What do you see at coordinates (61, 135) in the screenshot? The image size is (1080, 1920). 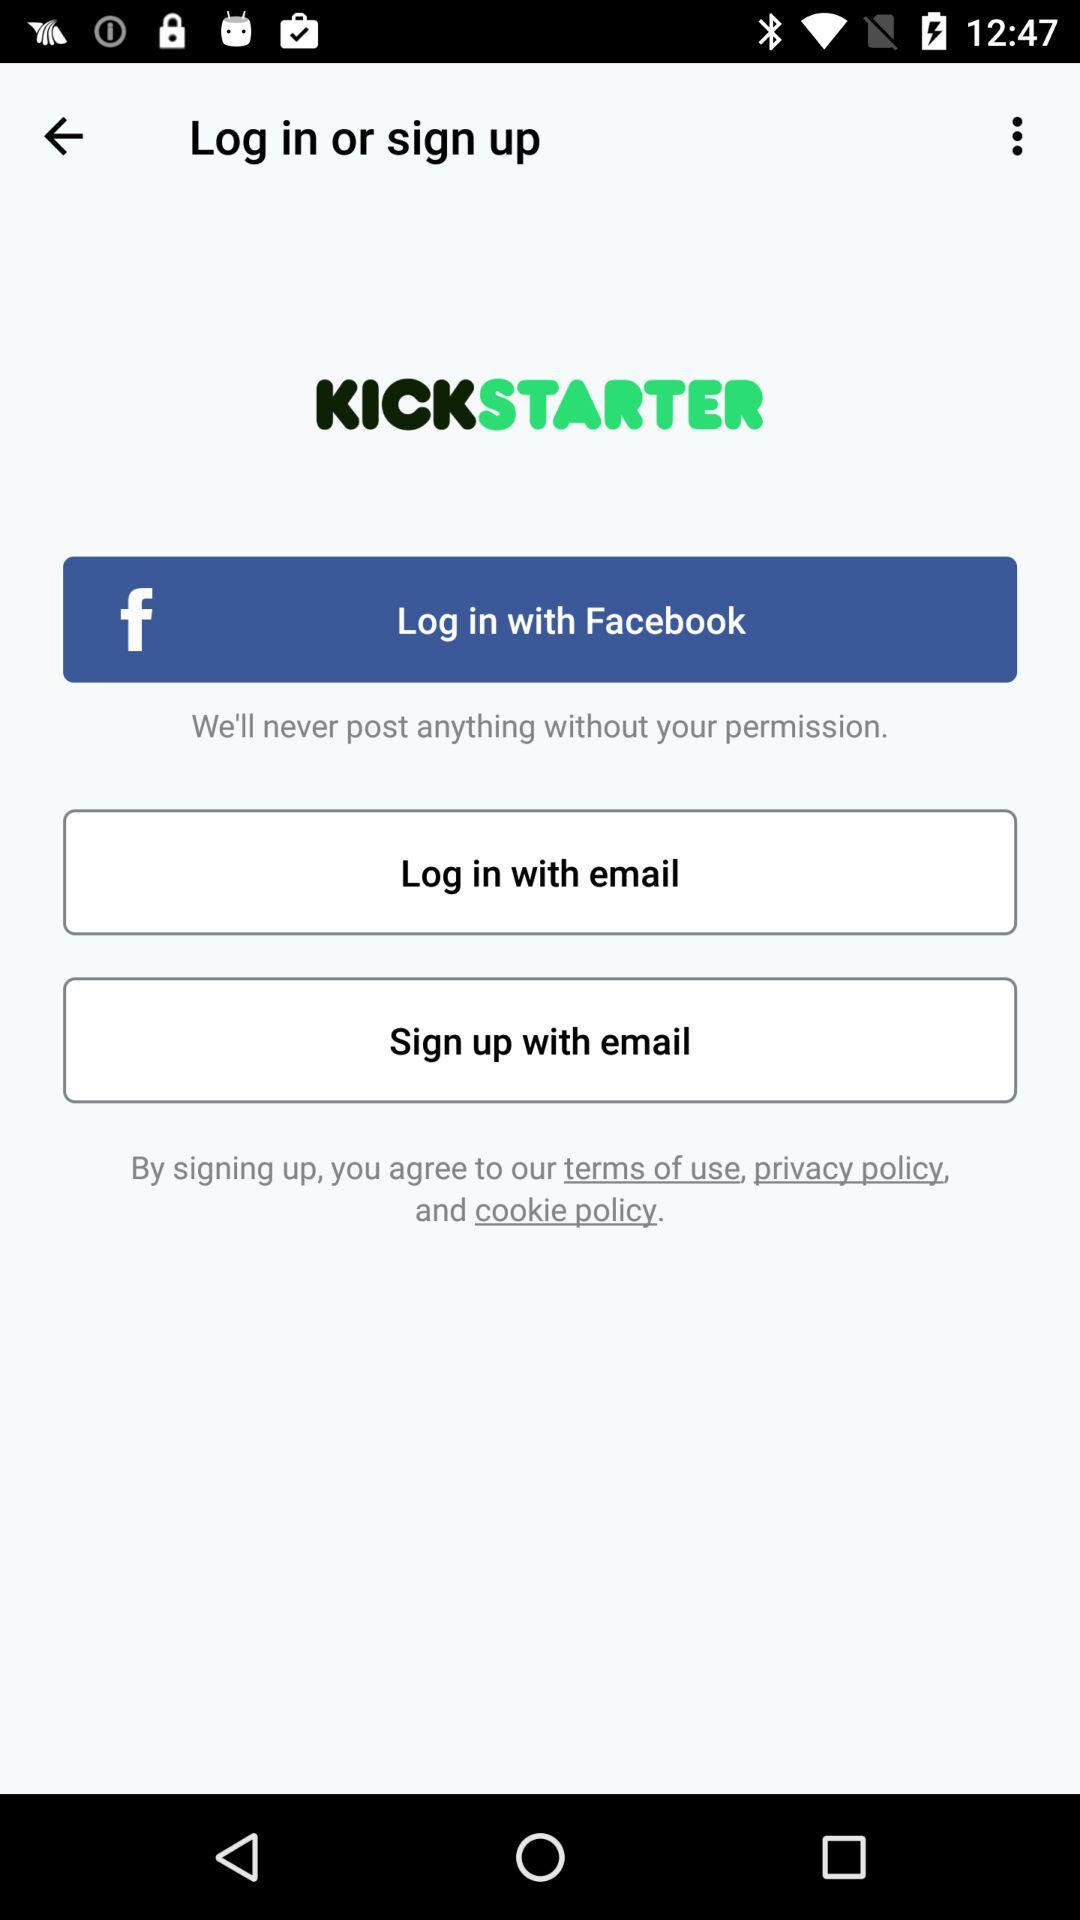 I see `item above log in with item` at bounding box center [61, 135].